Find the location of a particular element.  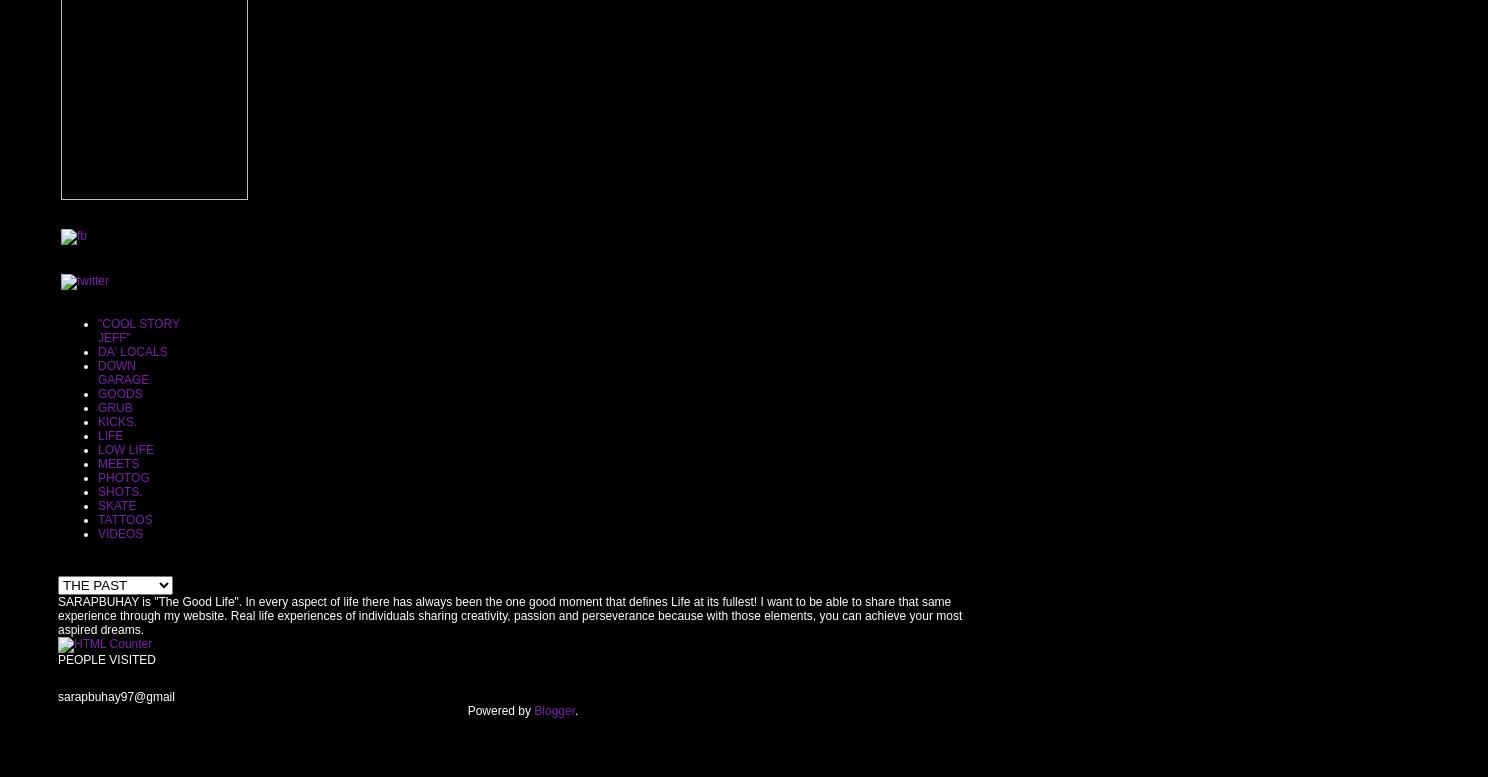

'LIFE' is located at coordinates (109, 433).